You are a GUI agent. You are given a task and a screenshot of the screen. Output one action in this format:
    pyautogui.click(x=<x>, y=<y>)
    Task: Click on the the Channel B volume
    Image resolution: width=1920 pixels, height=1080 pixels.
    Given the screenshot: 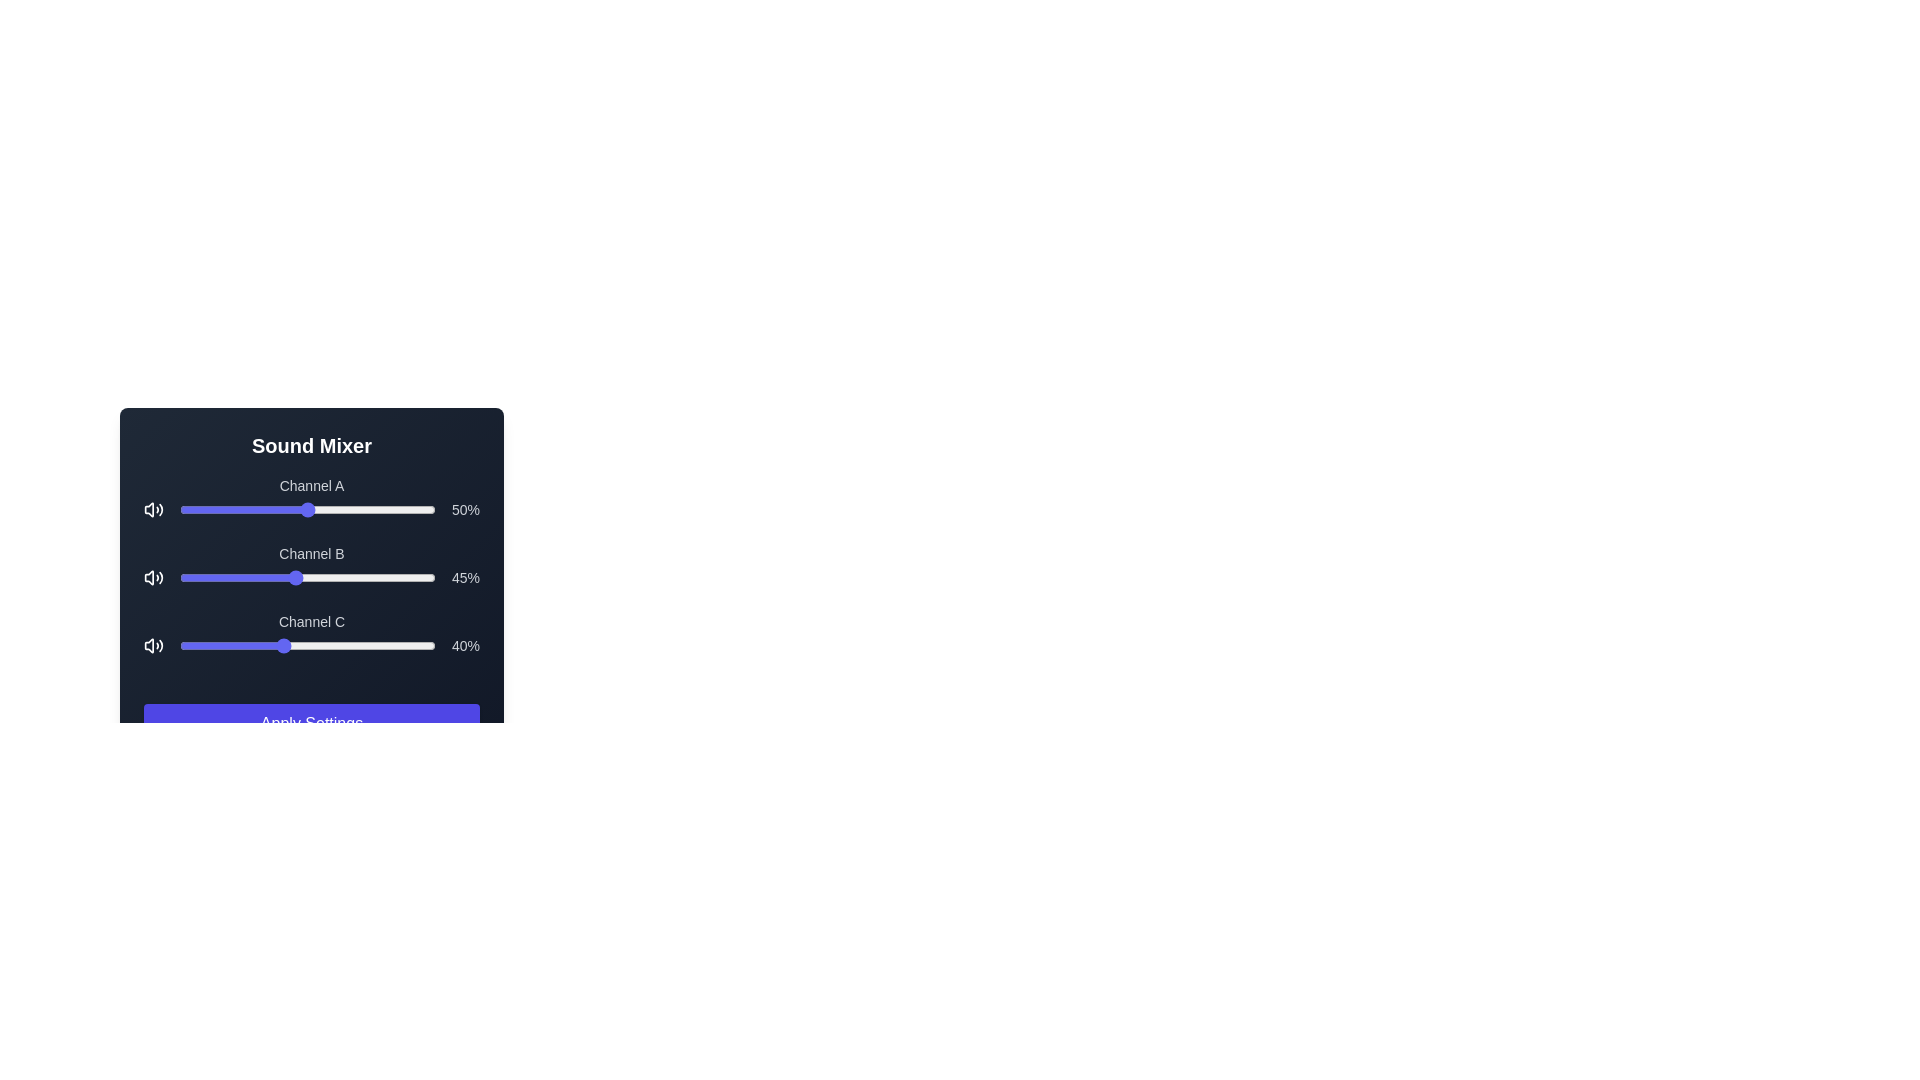 What is the action you would take?
    pyautogui.click(x=238, y=578)
    